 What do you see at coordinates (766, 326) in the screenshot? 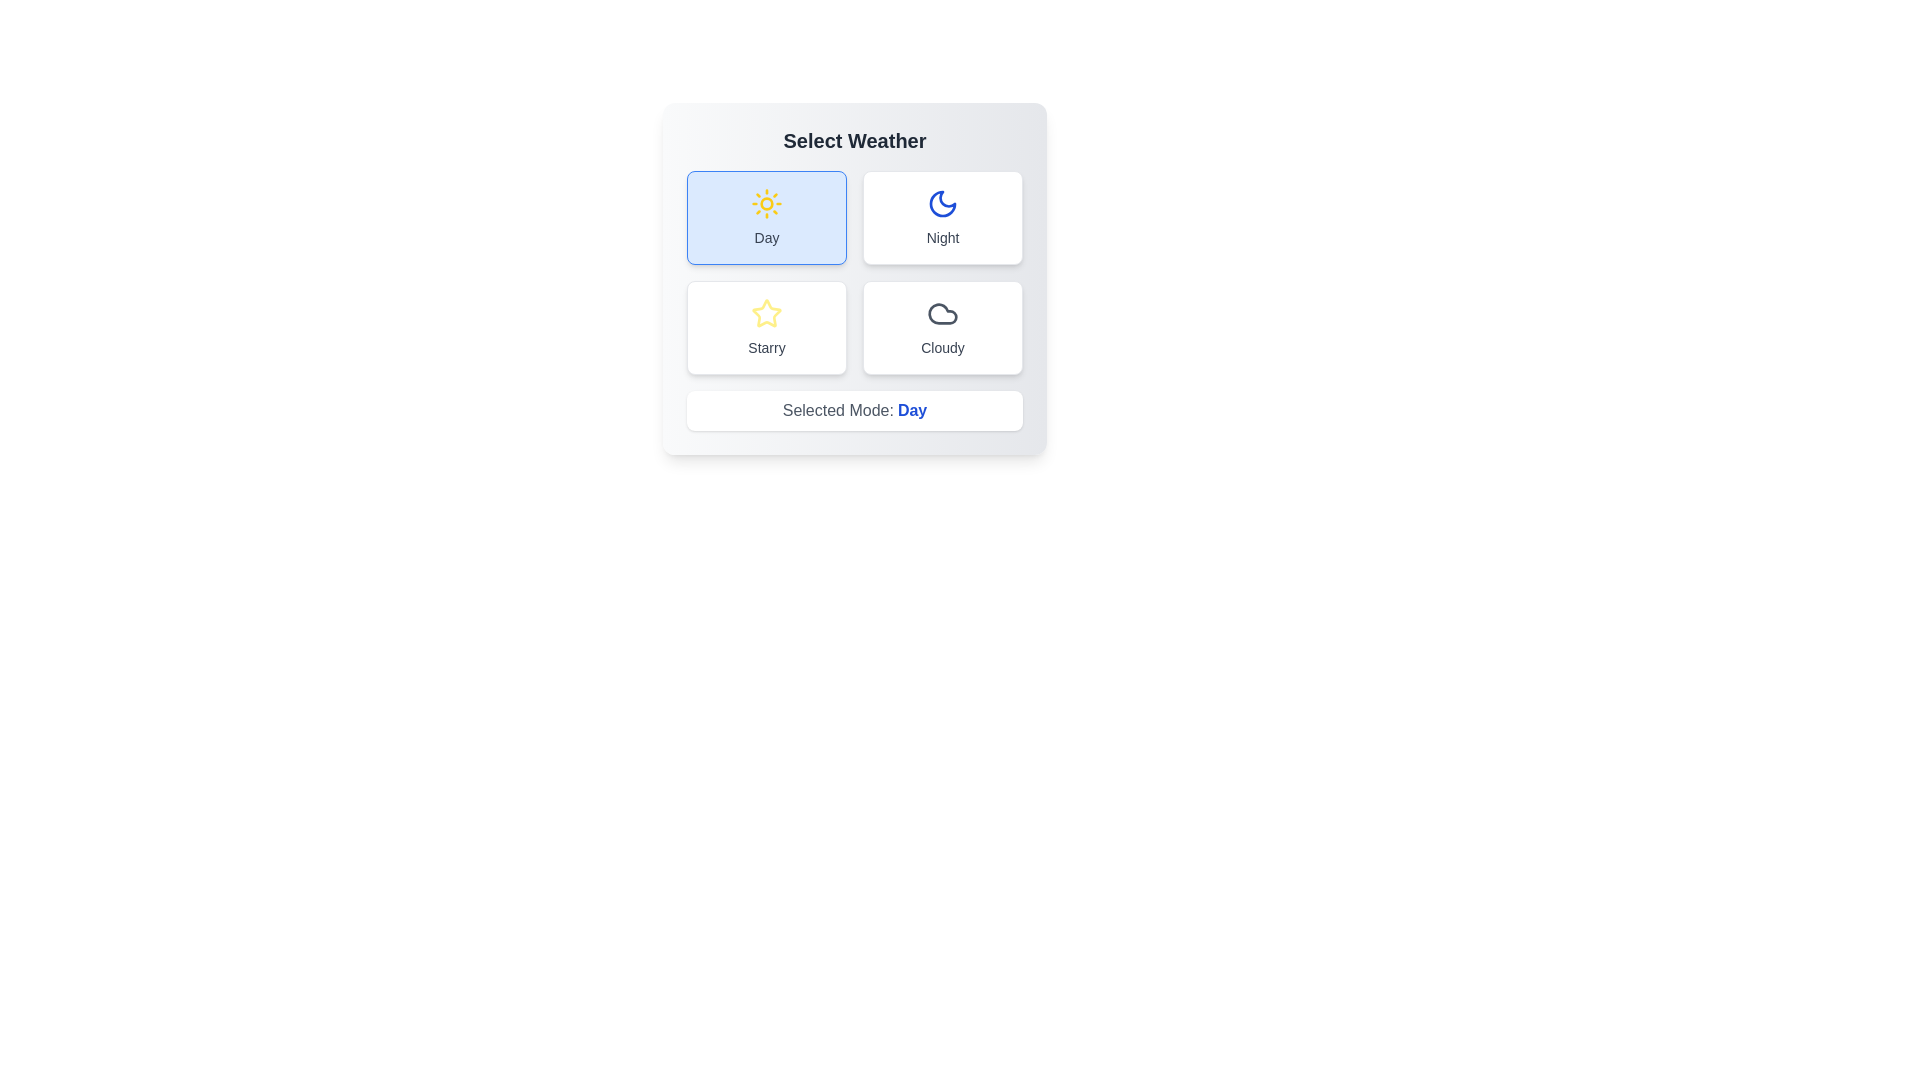
I see `the weather mode by clicking on the corresponding button for Starry` at bounding box center [766, 326].